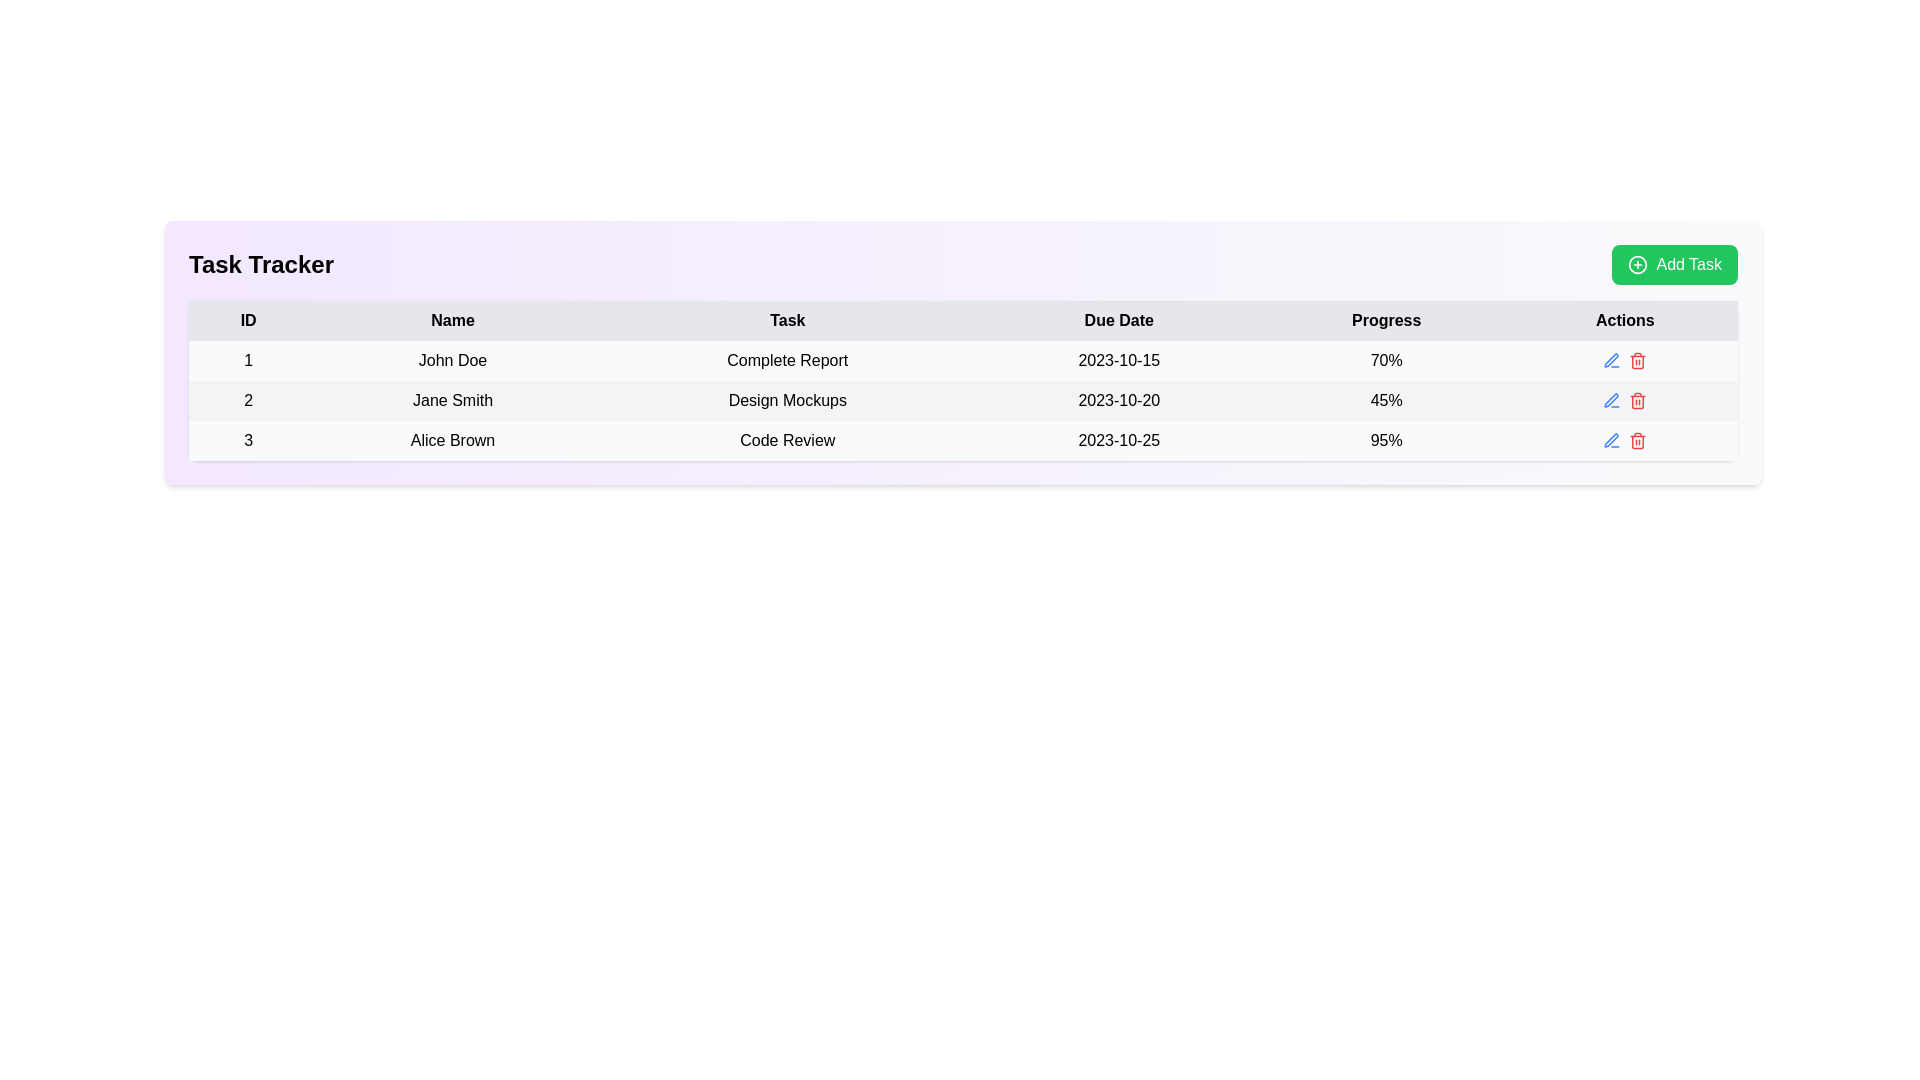 This screenshot has width=1920, height=1080. Describe the element at coordinates (1118, 439) in the screenshot. I see `the static text displaying the due date for 'Alice Brown's task 'Code Review' in the task tracker` at that location.